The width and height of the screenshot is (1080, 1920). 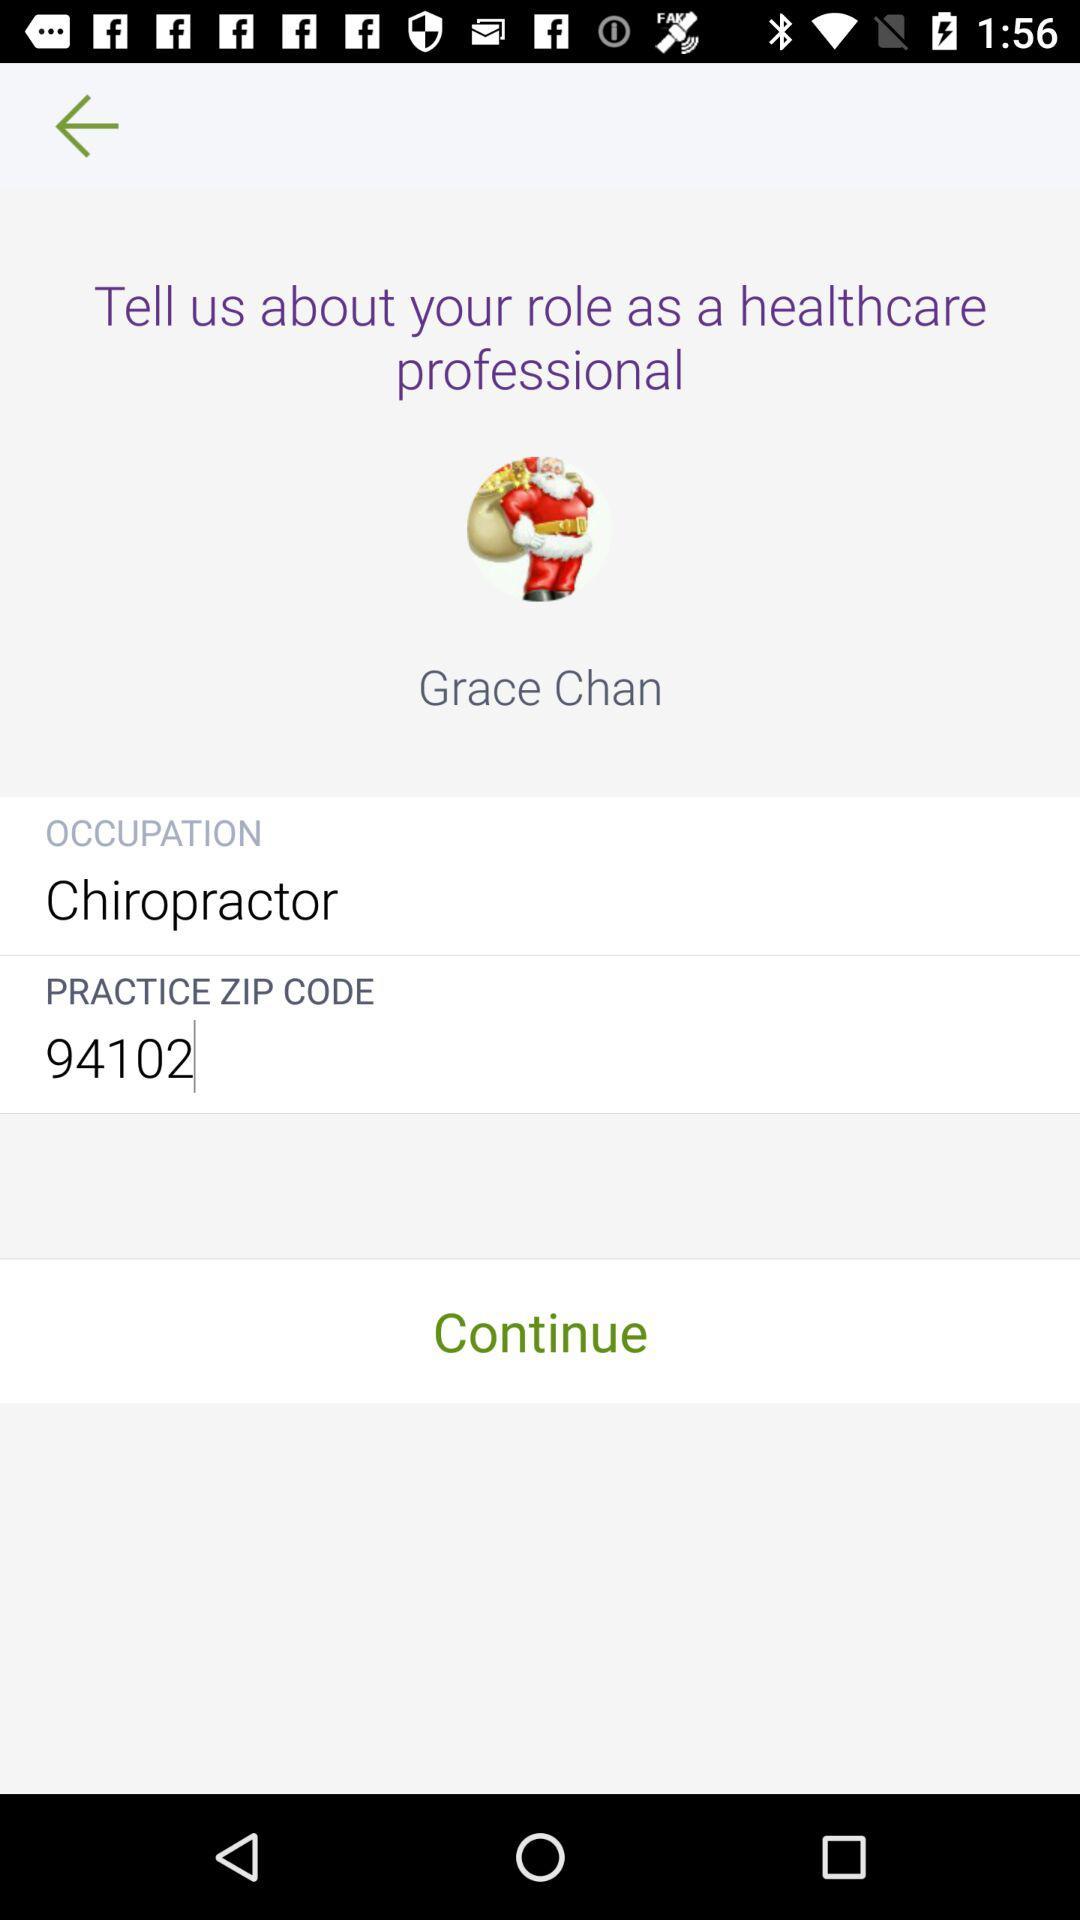 What do you see at coordinates (540, 1055) in the screenshot?
I see `item below practice zip code item` at bounding box center [540, 1055].